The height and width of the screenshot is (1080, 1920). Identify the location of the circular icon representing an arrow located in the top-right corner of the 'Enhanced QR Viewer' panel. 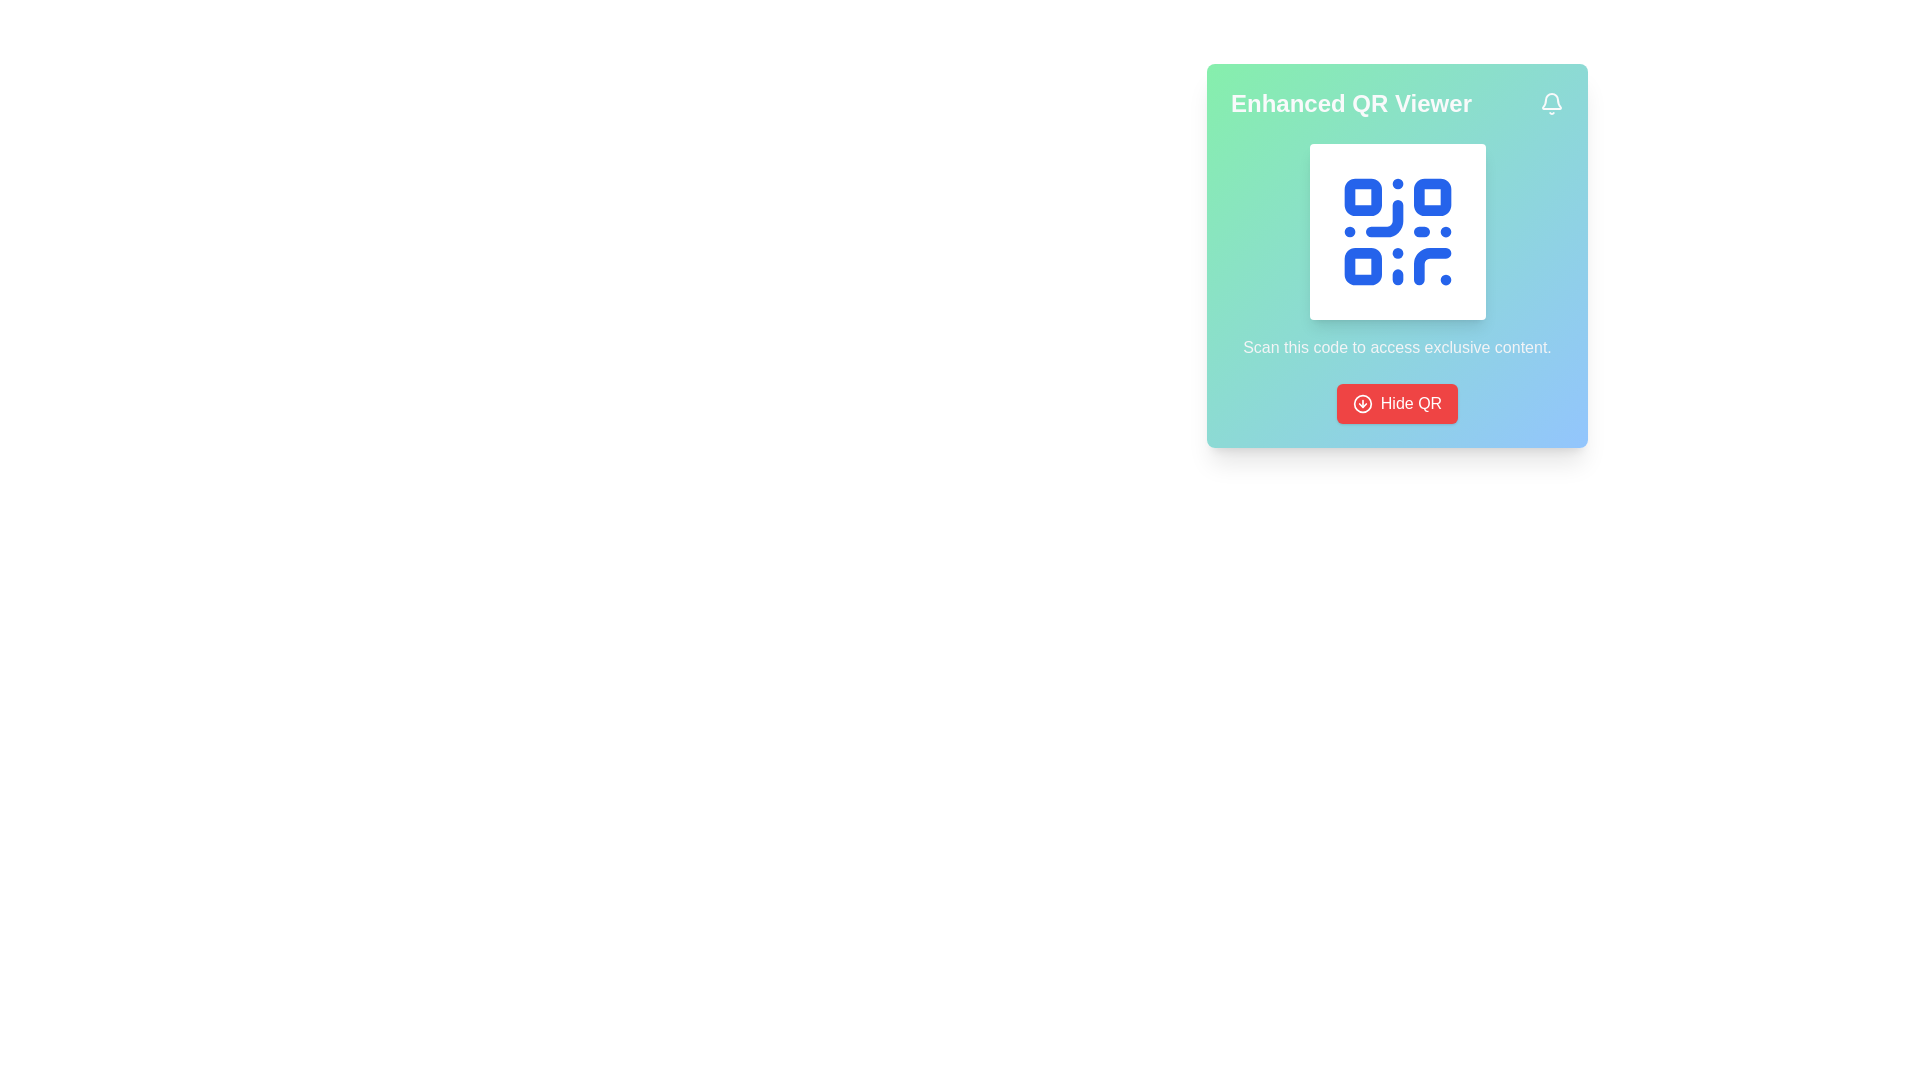
(1361, 404).